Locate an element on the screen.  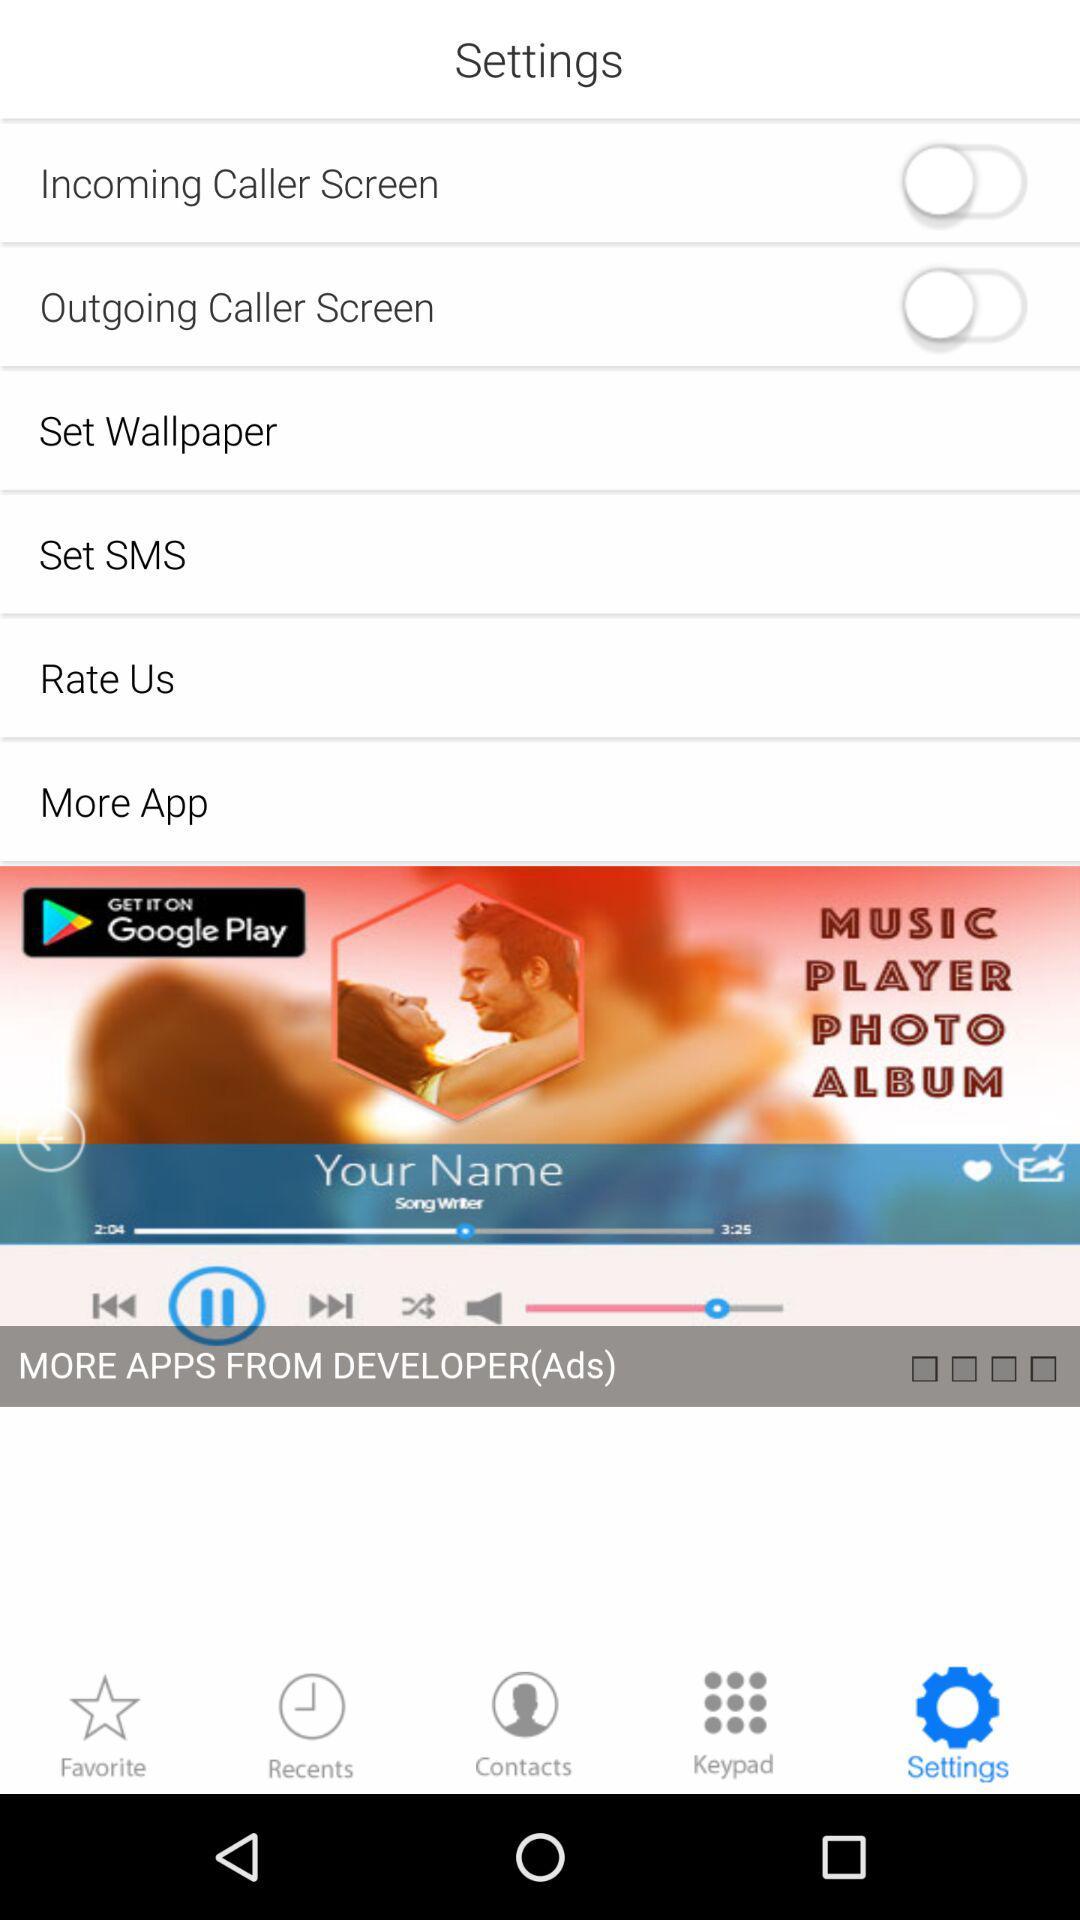
the avatar icon is located at coordinates (523, 1844).